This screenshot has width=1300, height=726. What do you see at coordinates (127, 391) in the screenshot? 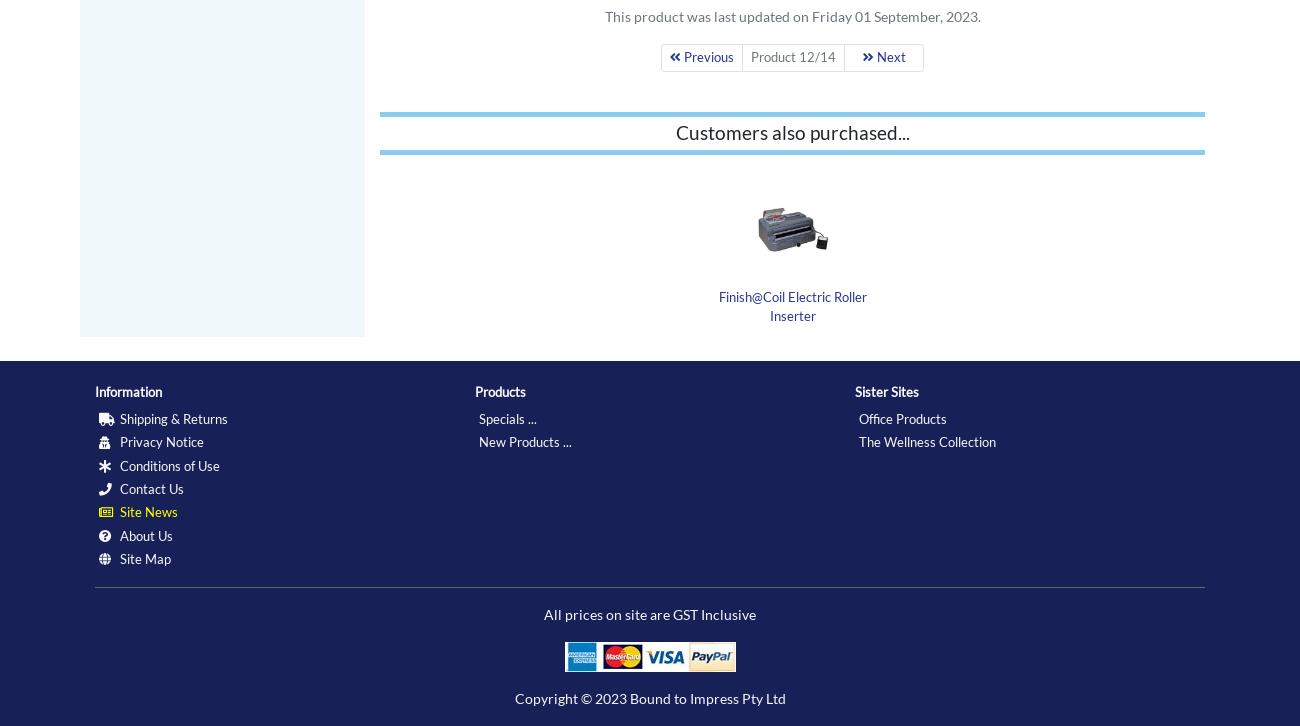
I see `'Information'` at bounding box center [127, 391].